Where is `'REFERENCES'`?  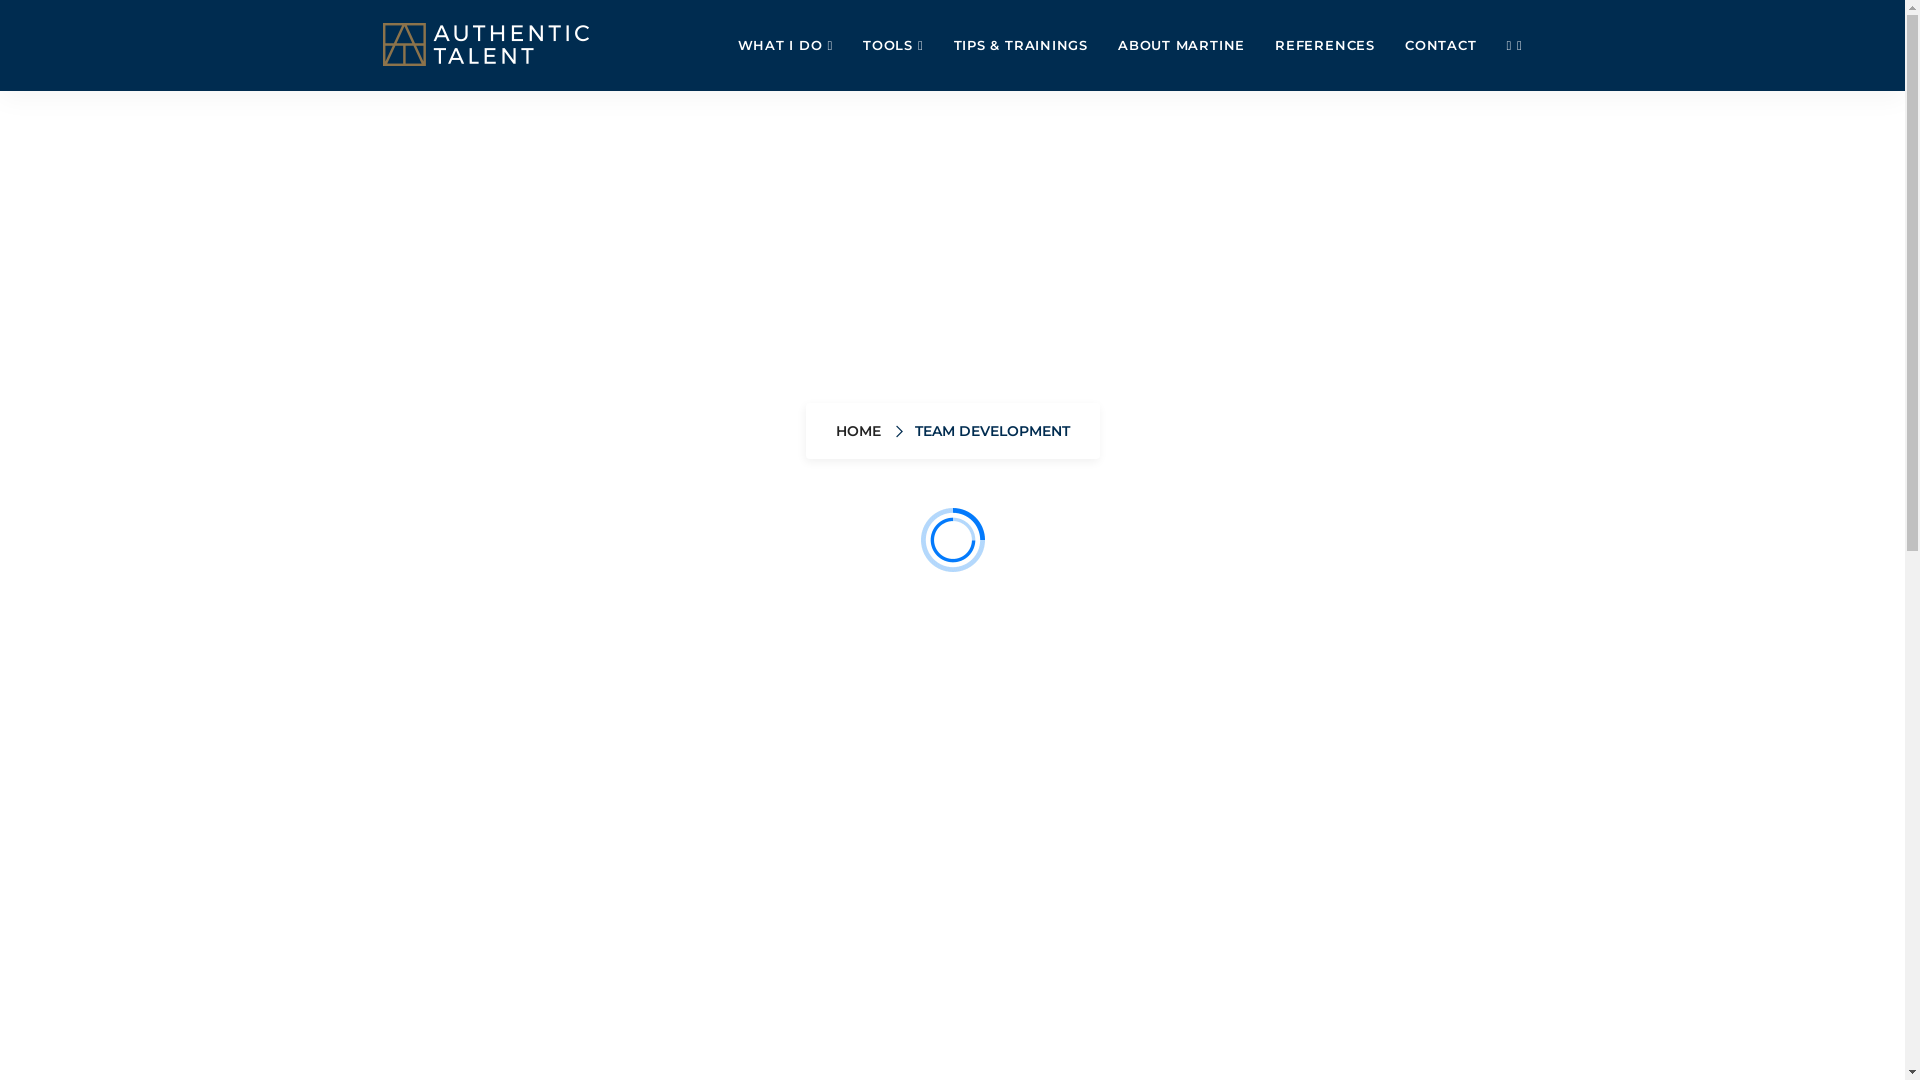
'REFERENCES' is located at coordinates (1324, 45).